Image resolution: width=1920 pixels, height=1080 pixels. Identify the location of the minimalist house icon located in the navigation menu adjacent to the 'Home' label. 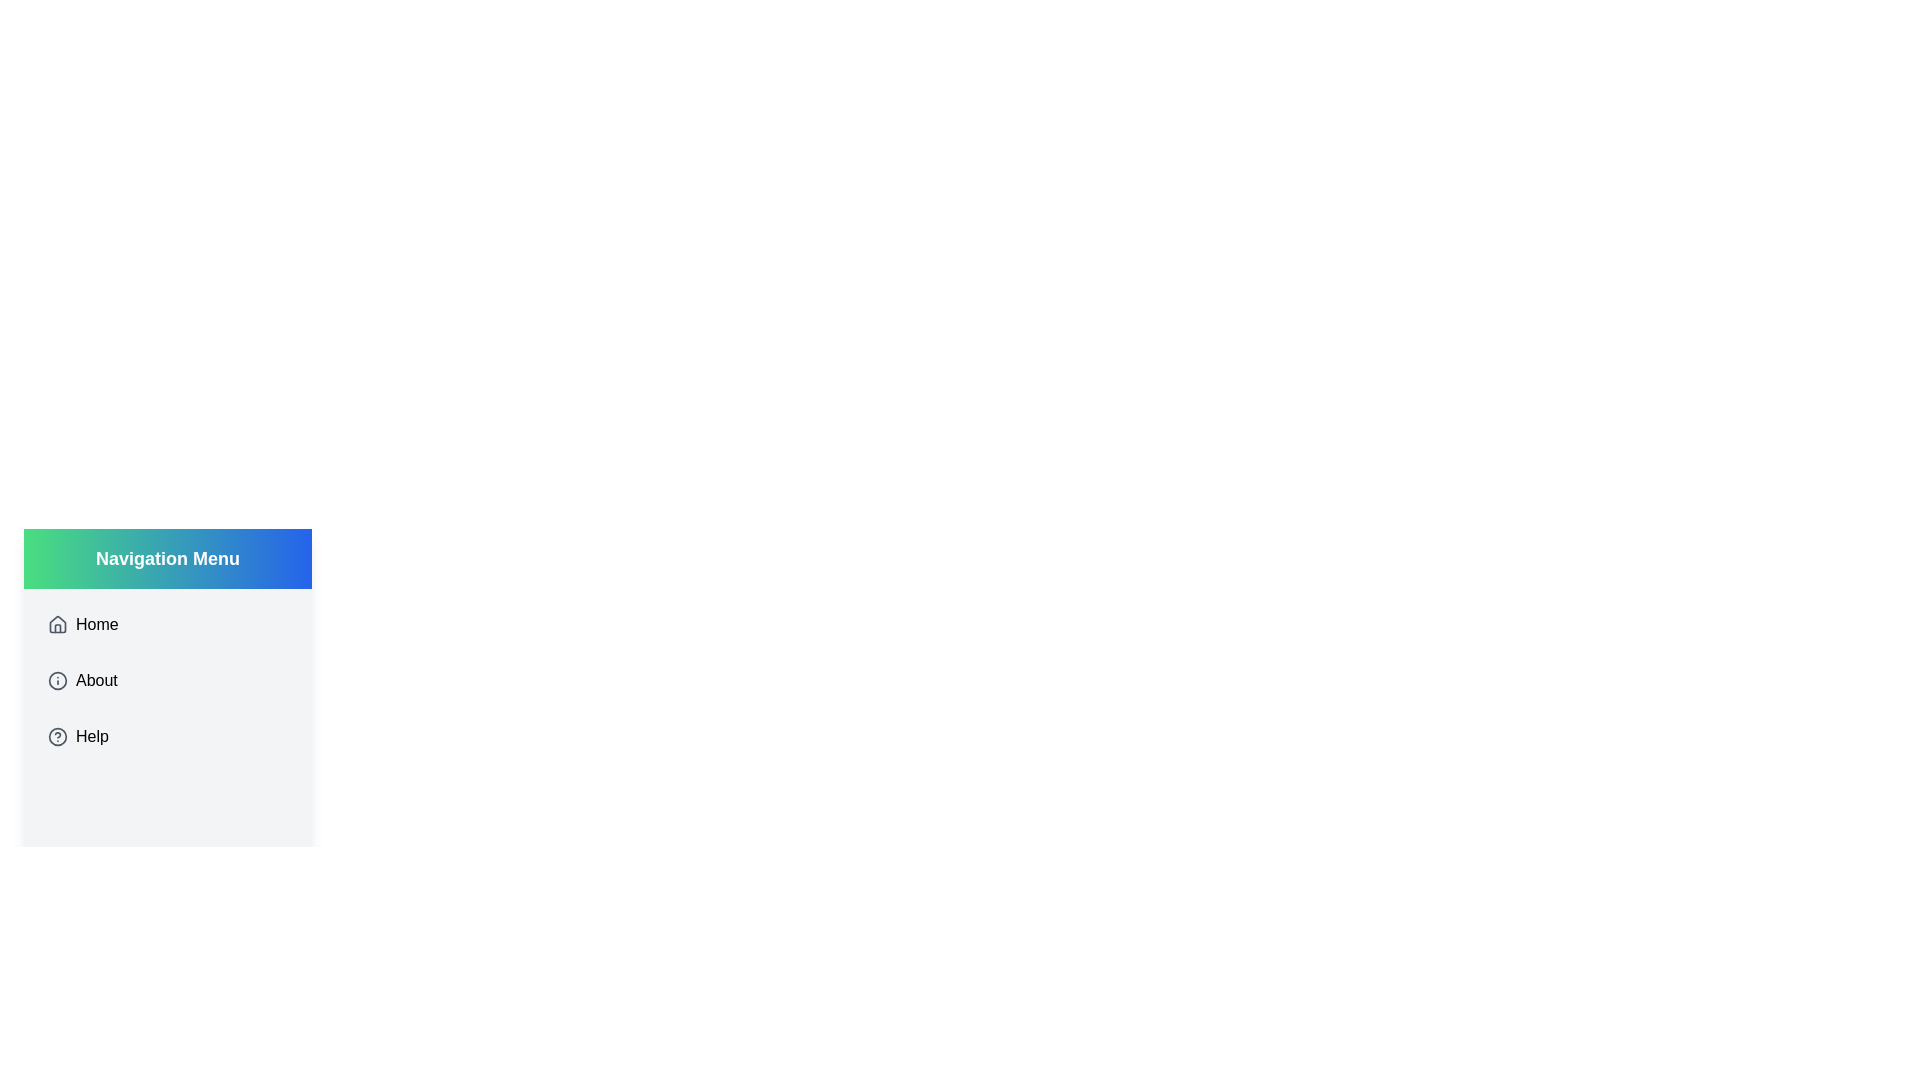
(57, 623).